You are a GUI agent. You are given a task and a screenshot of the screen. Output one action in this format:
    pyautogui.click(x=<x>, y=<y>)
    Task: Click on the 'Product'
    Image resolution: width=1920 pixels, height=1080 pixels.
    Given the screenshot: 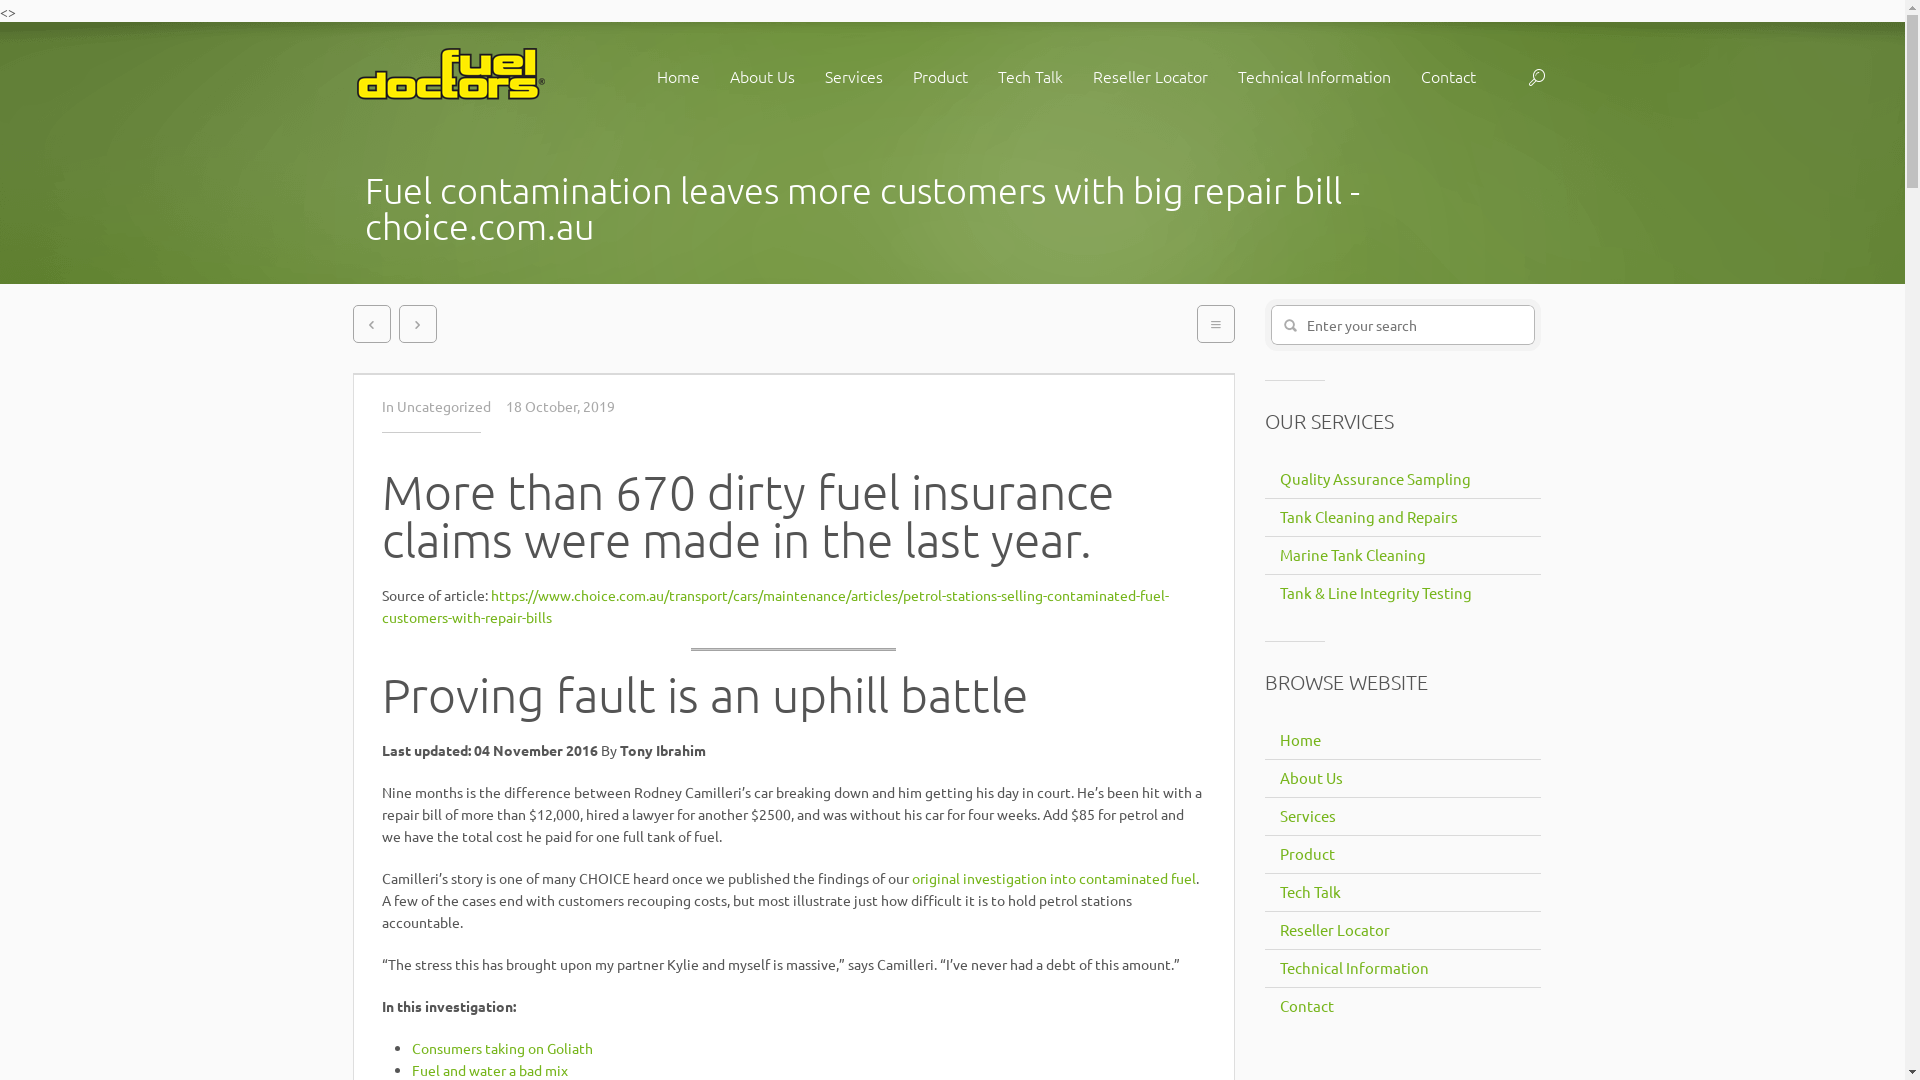 What is the action you would take?
    pyautogui.click(x=1304, y=853)
    